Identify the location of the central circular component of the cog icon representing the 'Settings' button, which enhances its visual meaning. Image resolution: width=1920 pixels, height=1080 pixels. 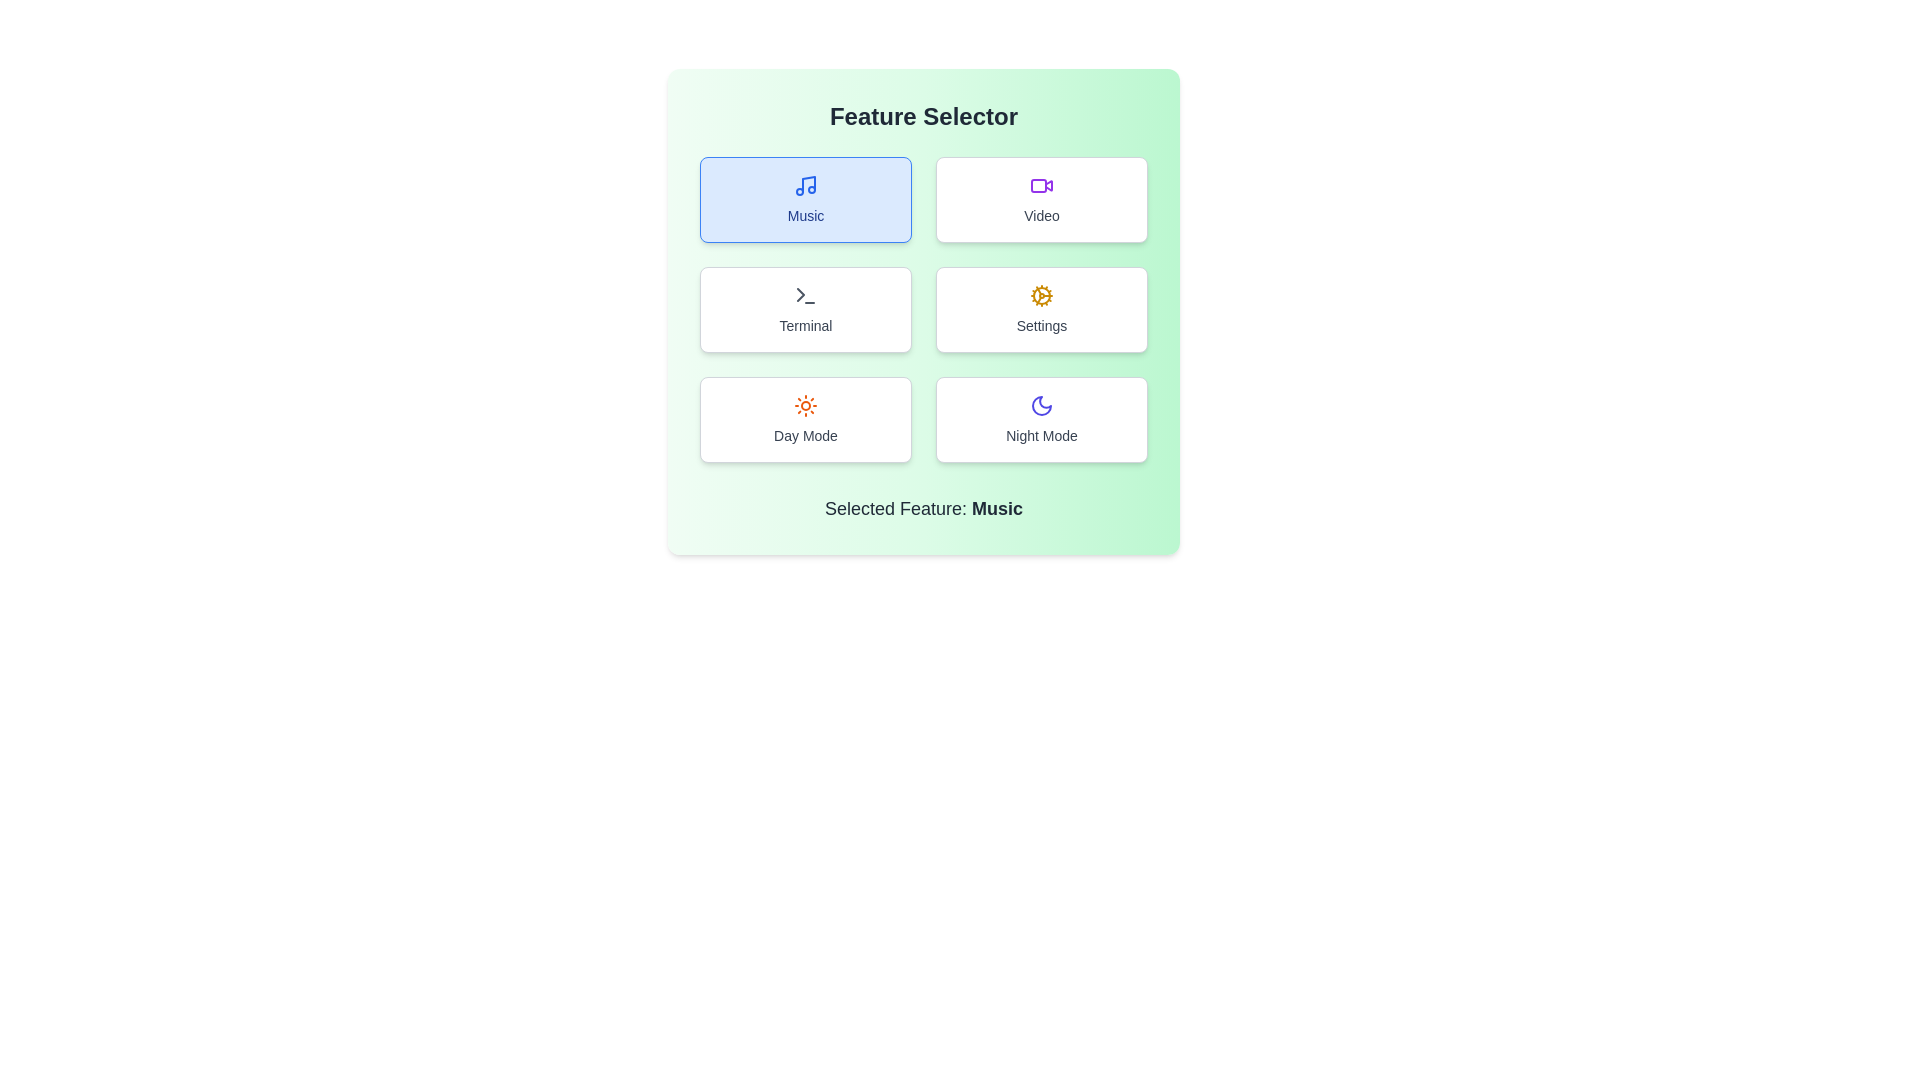
(1040, 296).